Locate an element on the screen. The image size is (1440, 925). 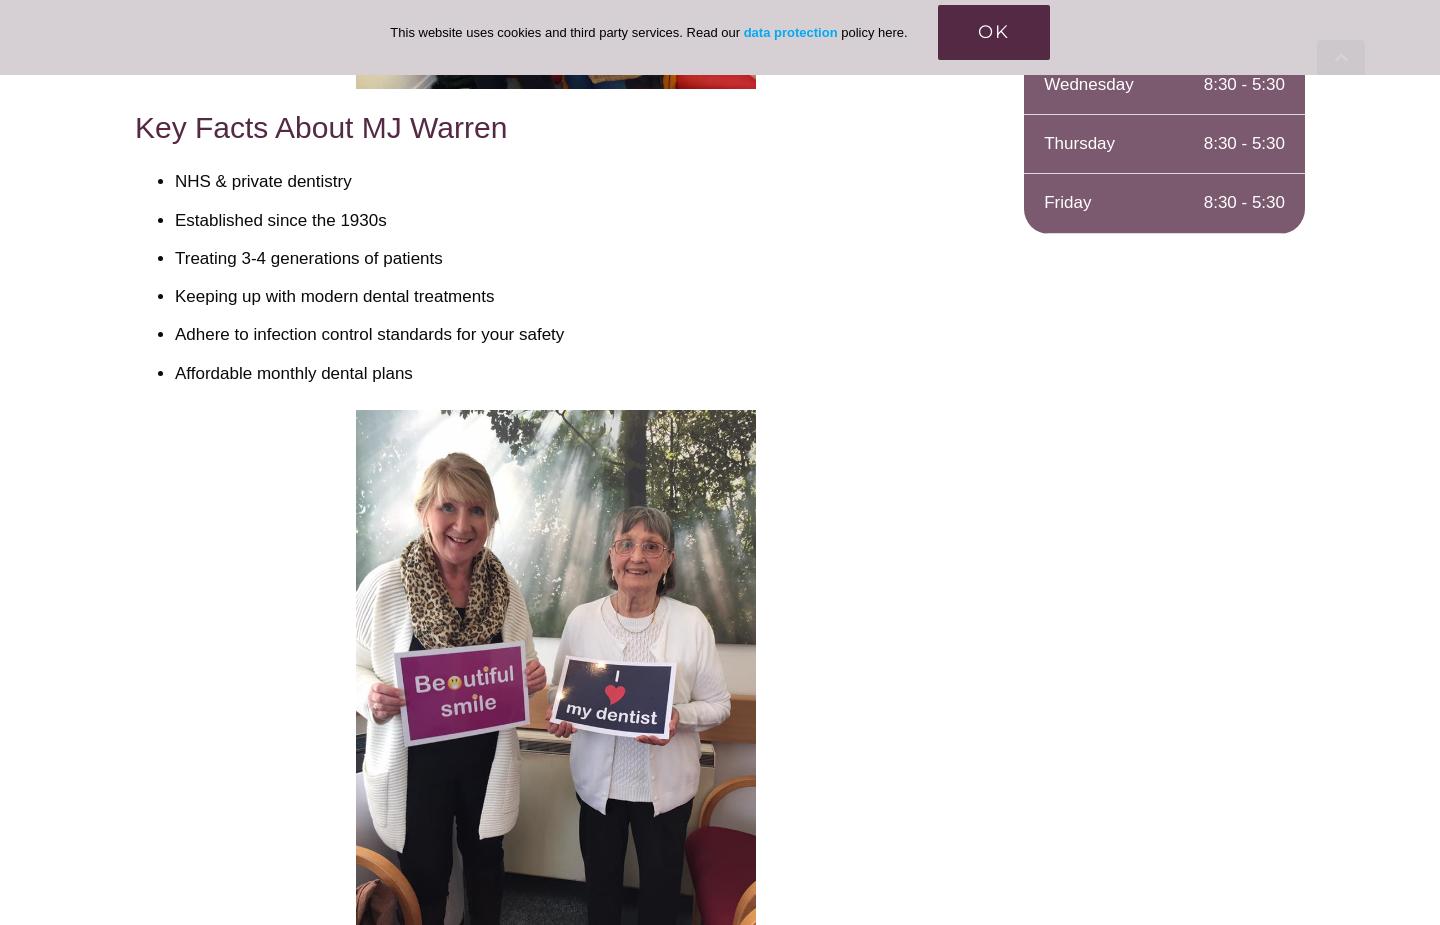
'NHS & private dentistry' is located at coordinates (261, 180).